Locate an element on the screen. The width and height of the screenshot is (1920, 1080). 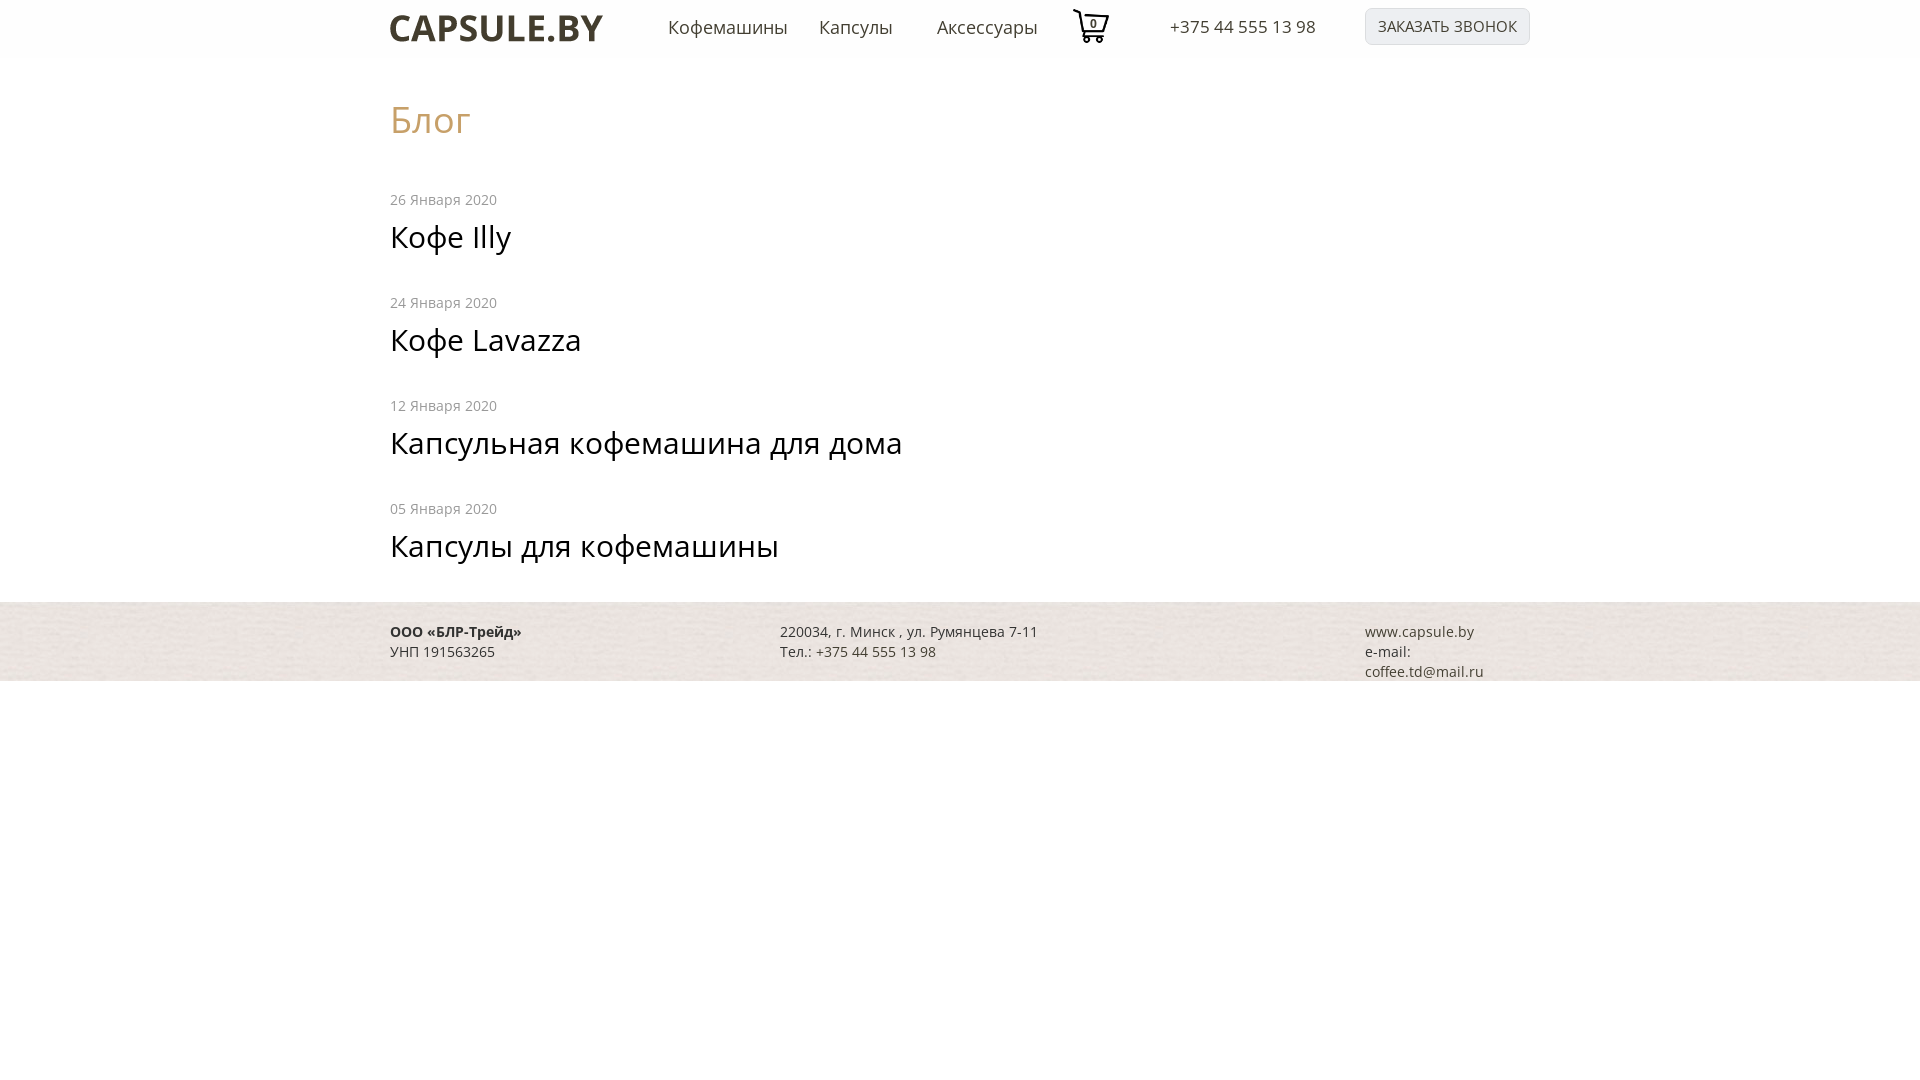
'+375 44 555 13 98' is located at coordinates (1242, 26).